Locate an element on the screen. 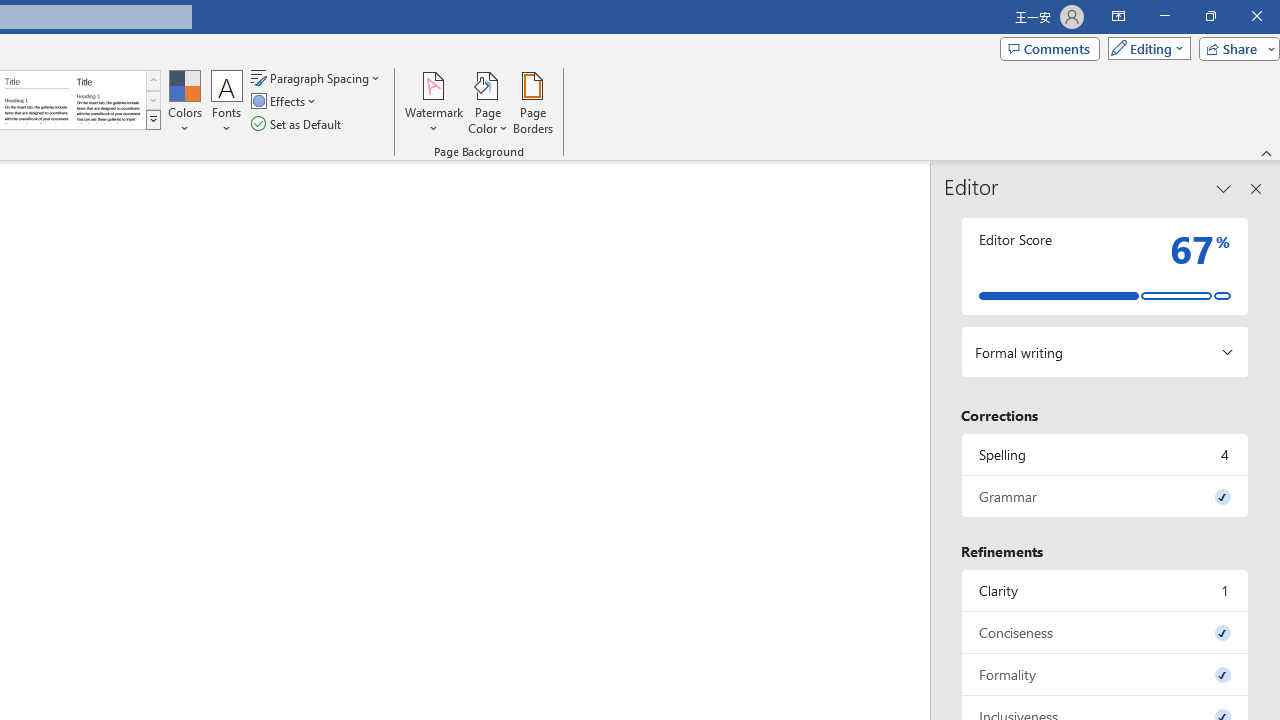 The height and width of the screenshot is (720, 1280). 'Close pane' is located at coordinates (1255, 189).